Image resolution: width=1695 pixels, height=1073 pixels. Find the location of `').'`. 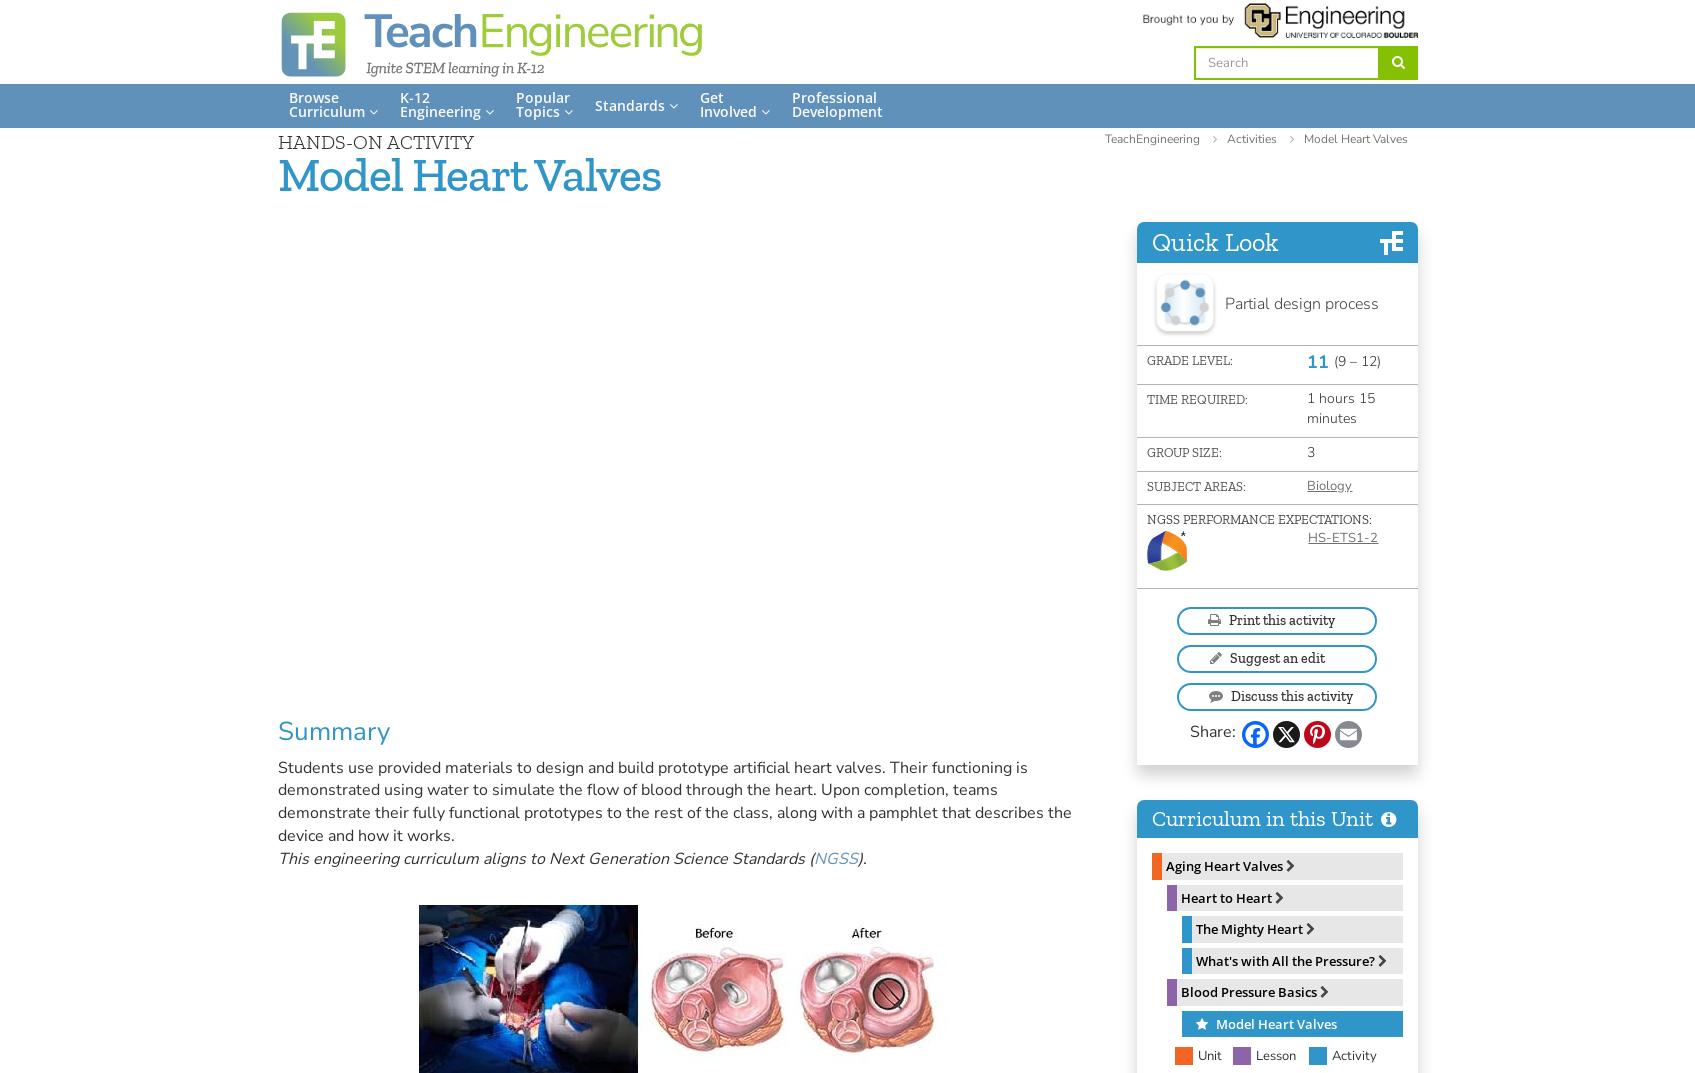

').' is located at coordinates (860, 856).